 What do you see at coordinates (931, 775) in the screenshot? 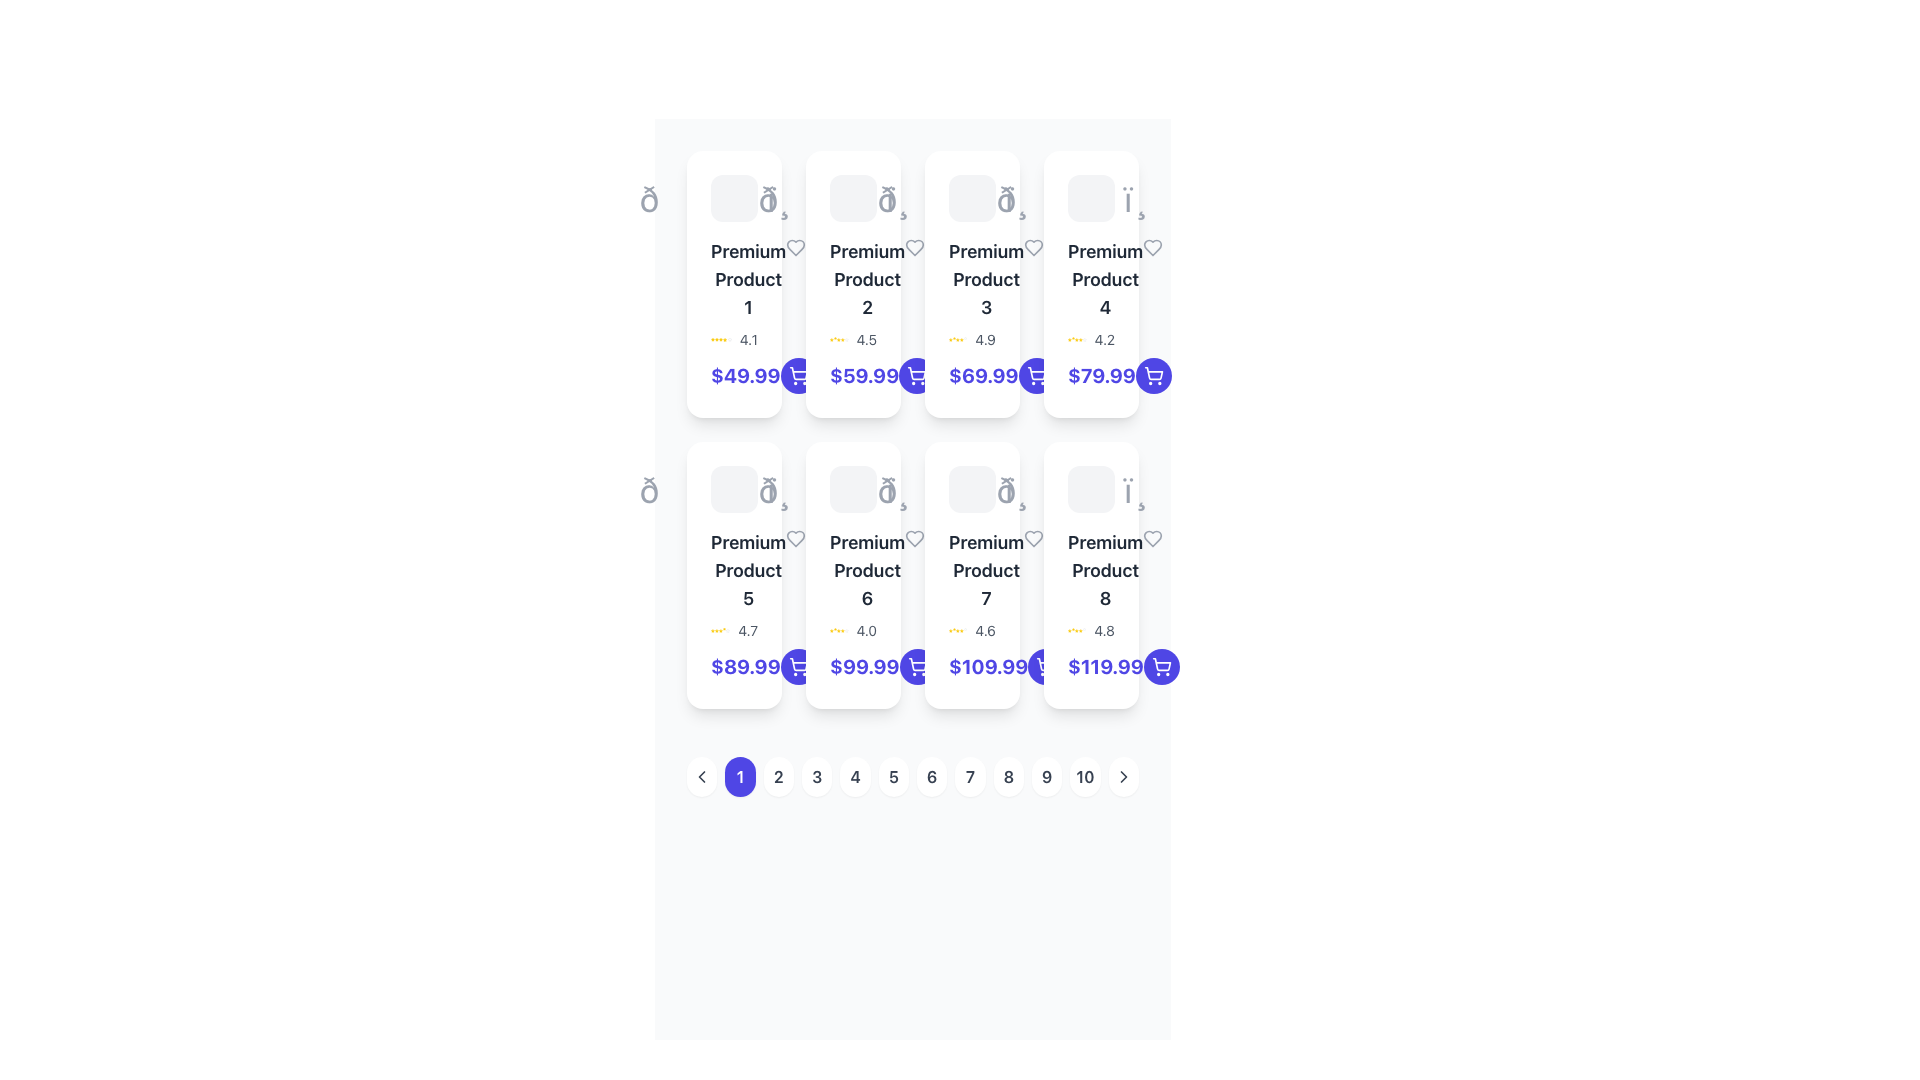
I see `the sixth button in the pagination sequence` at bounding box center [931, 775].